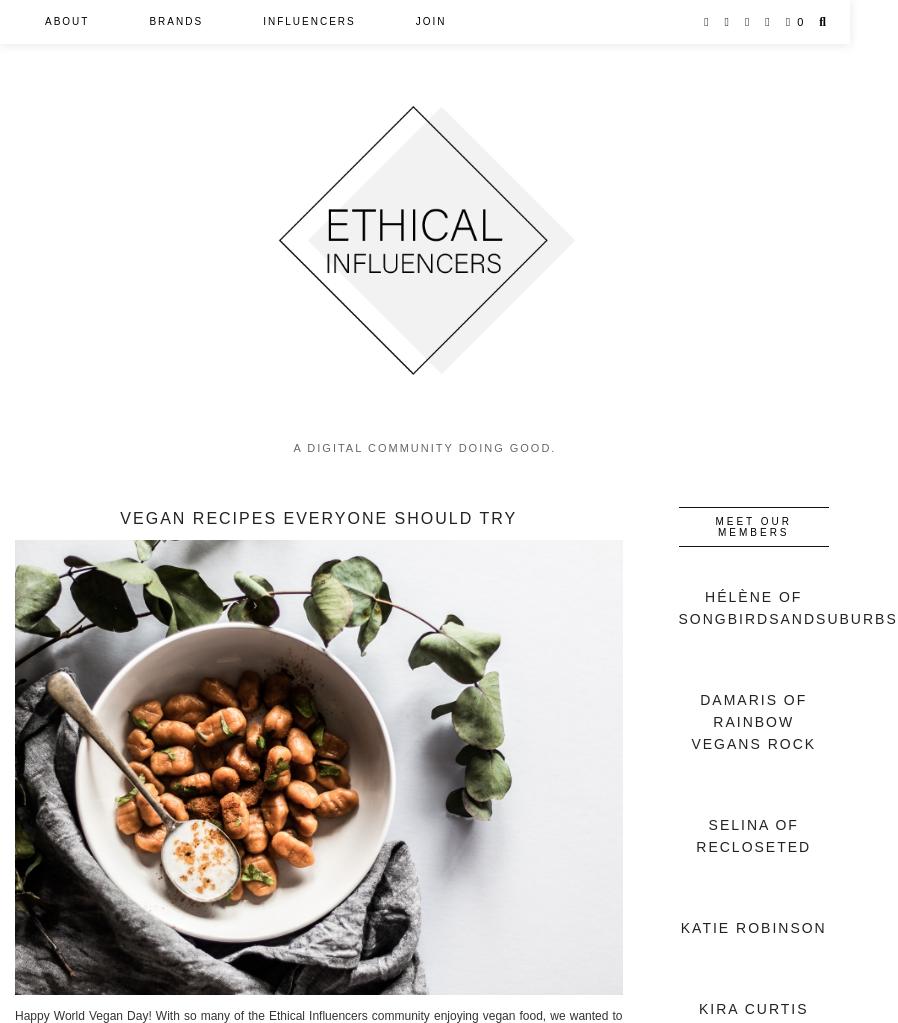 The image size is (898, 1023). Describe the element at coordinates (43, 155) in the screenshot. I see `'Contact'` at that location.